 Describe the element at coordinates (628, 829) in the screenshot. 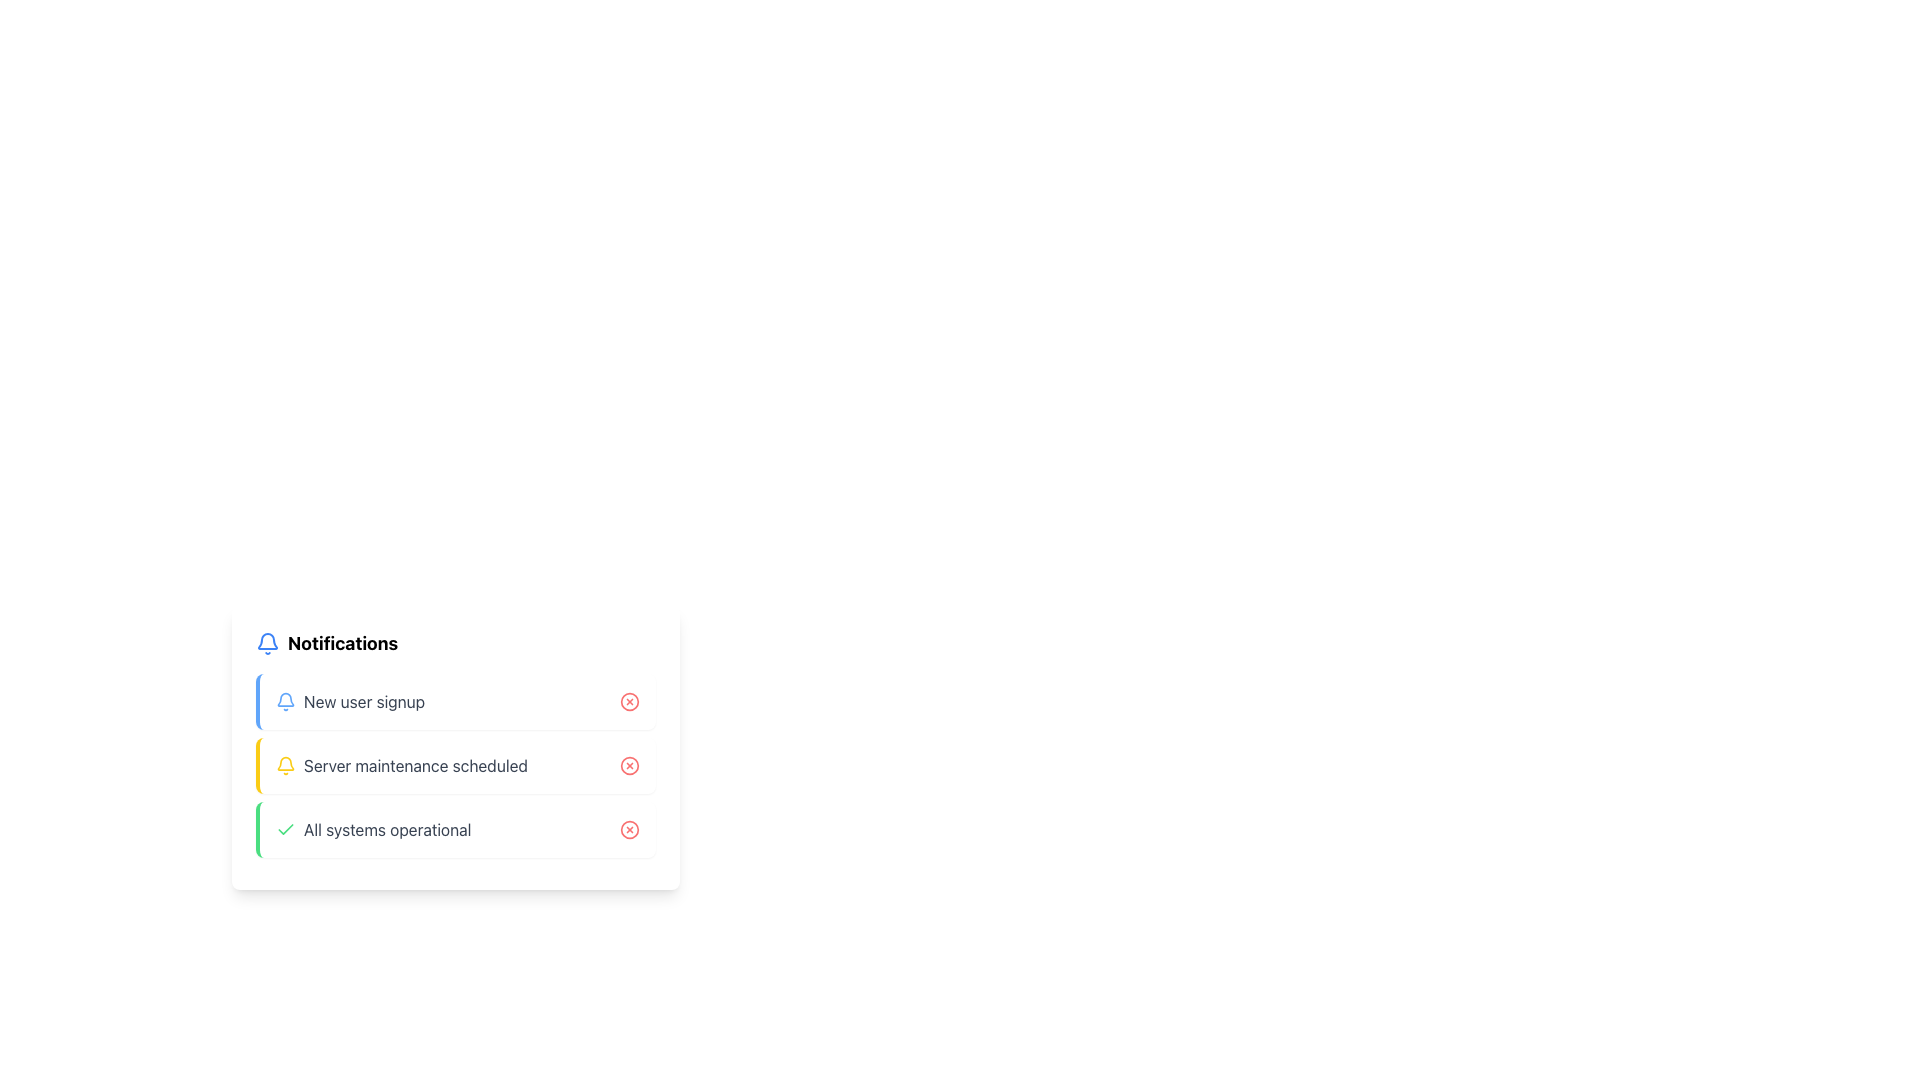

I see `the circular red button with an 'X' icon located at the far-right side of the 'All systems operational' notification entry` at that location.